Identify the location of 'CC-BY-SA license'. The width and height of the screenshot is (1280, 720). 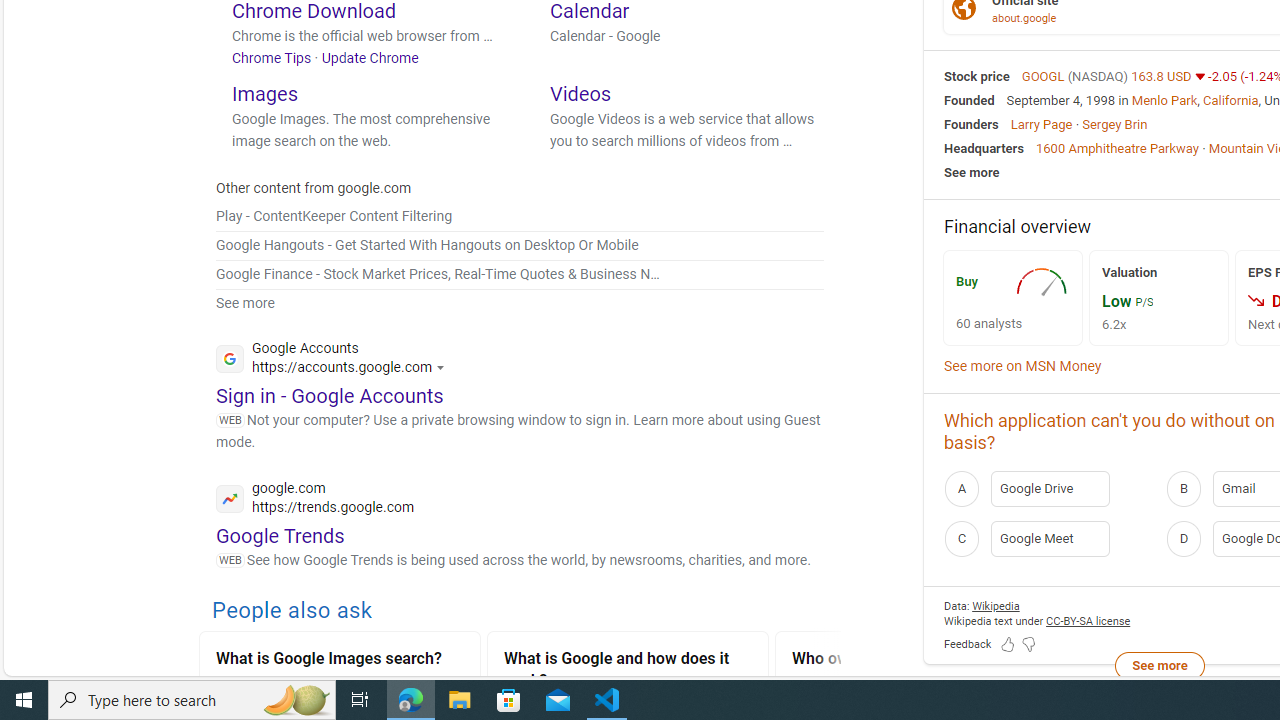
(1087, 620).